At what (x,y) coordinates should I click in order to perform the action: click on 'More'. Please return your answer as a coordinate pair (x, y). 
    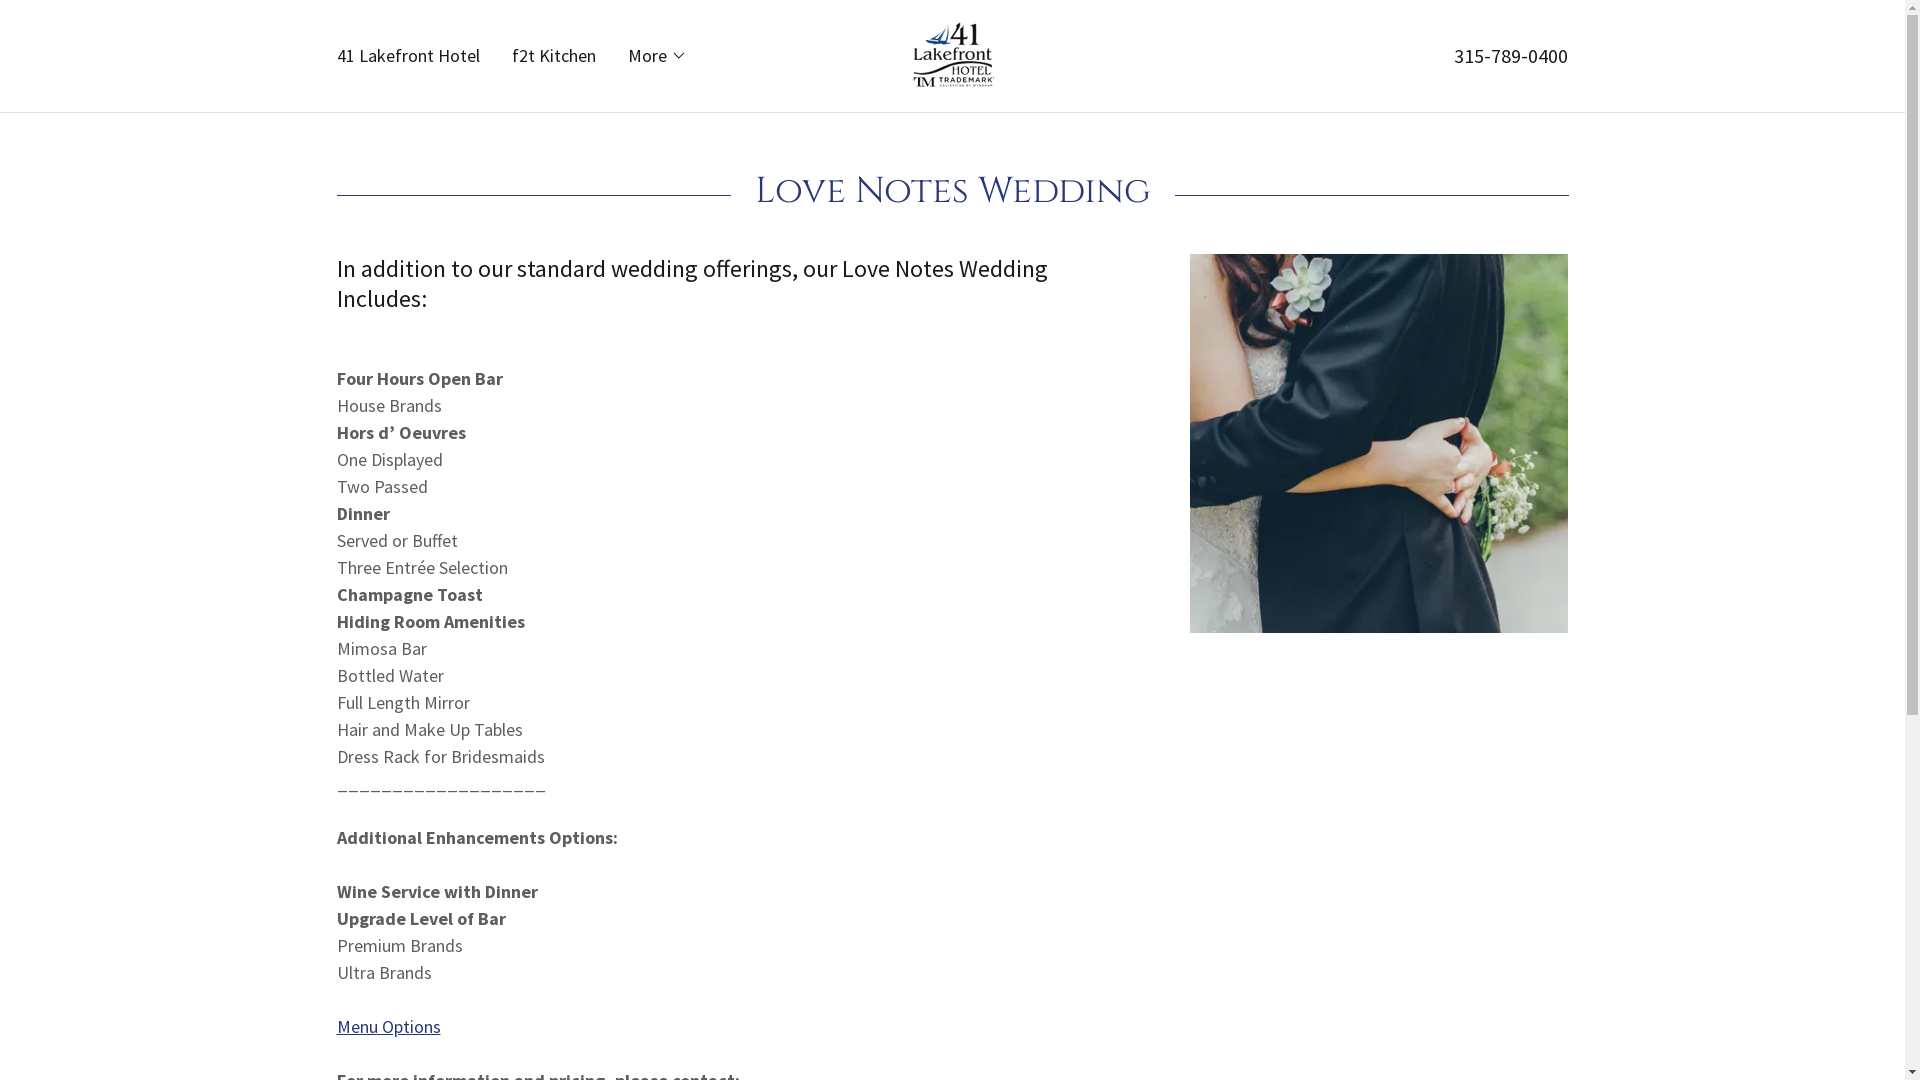
    Looking at the image, I should click on (657, 55).